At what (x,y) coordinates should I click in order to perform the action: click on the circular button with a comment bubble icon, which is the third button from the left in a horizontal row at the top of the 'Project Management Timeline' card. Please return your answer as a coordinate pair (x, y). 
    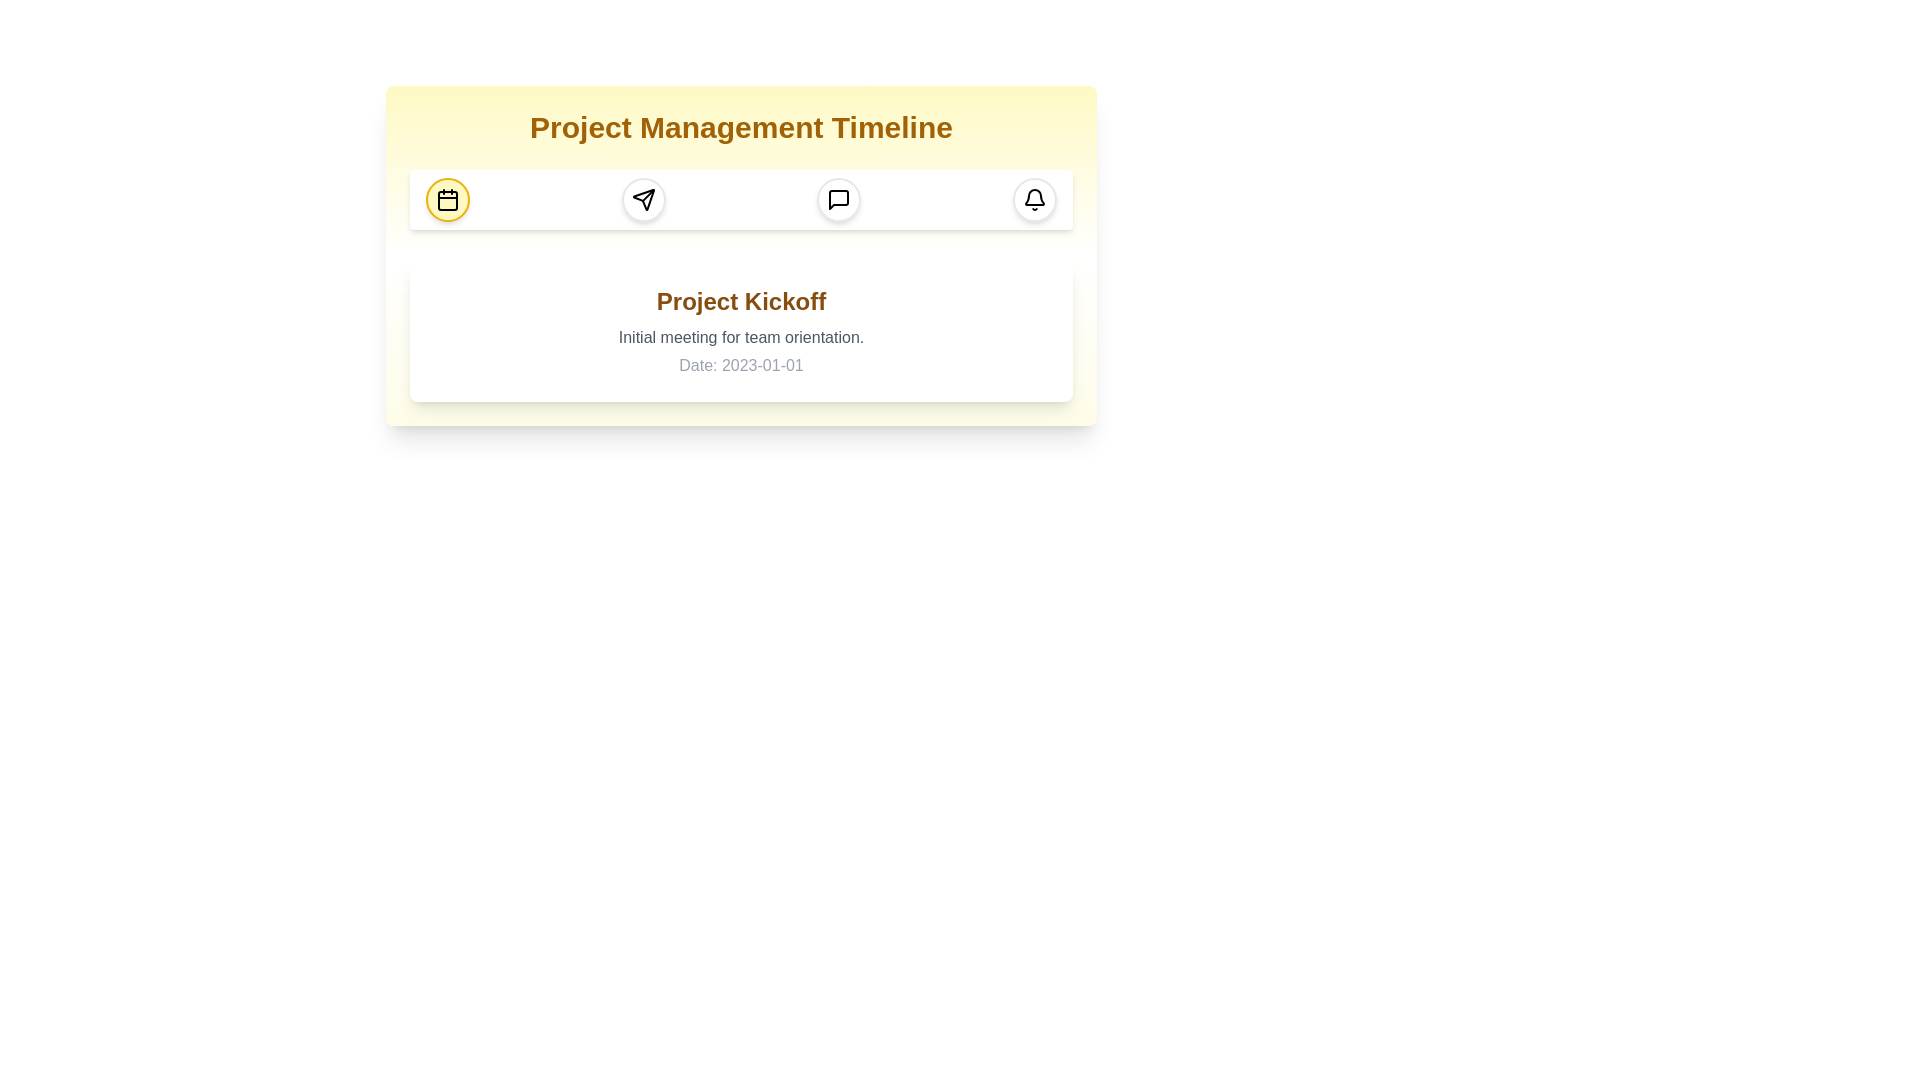
    Looking at the image, I should click on (839, 200).